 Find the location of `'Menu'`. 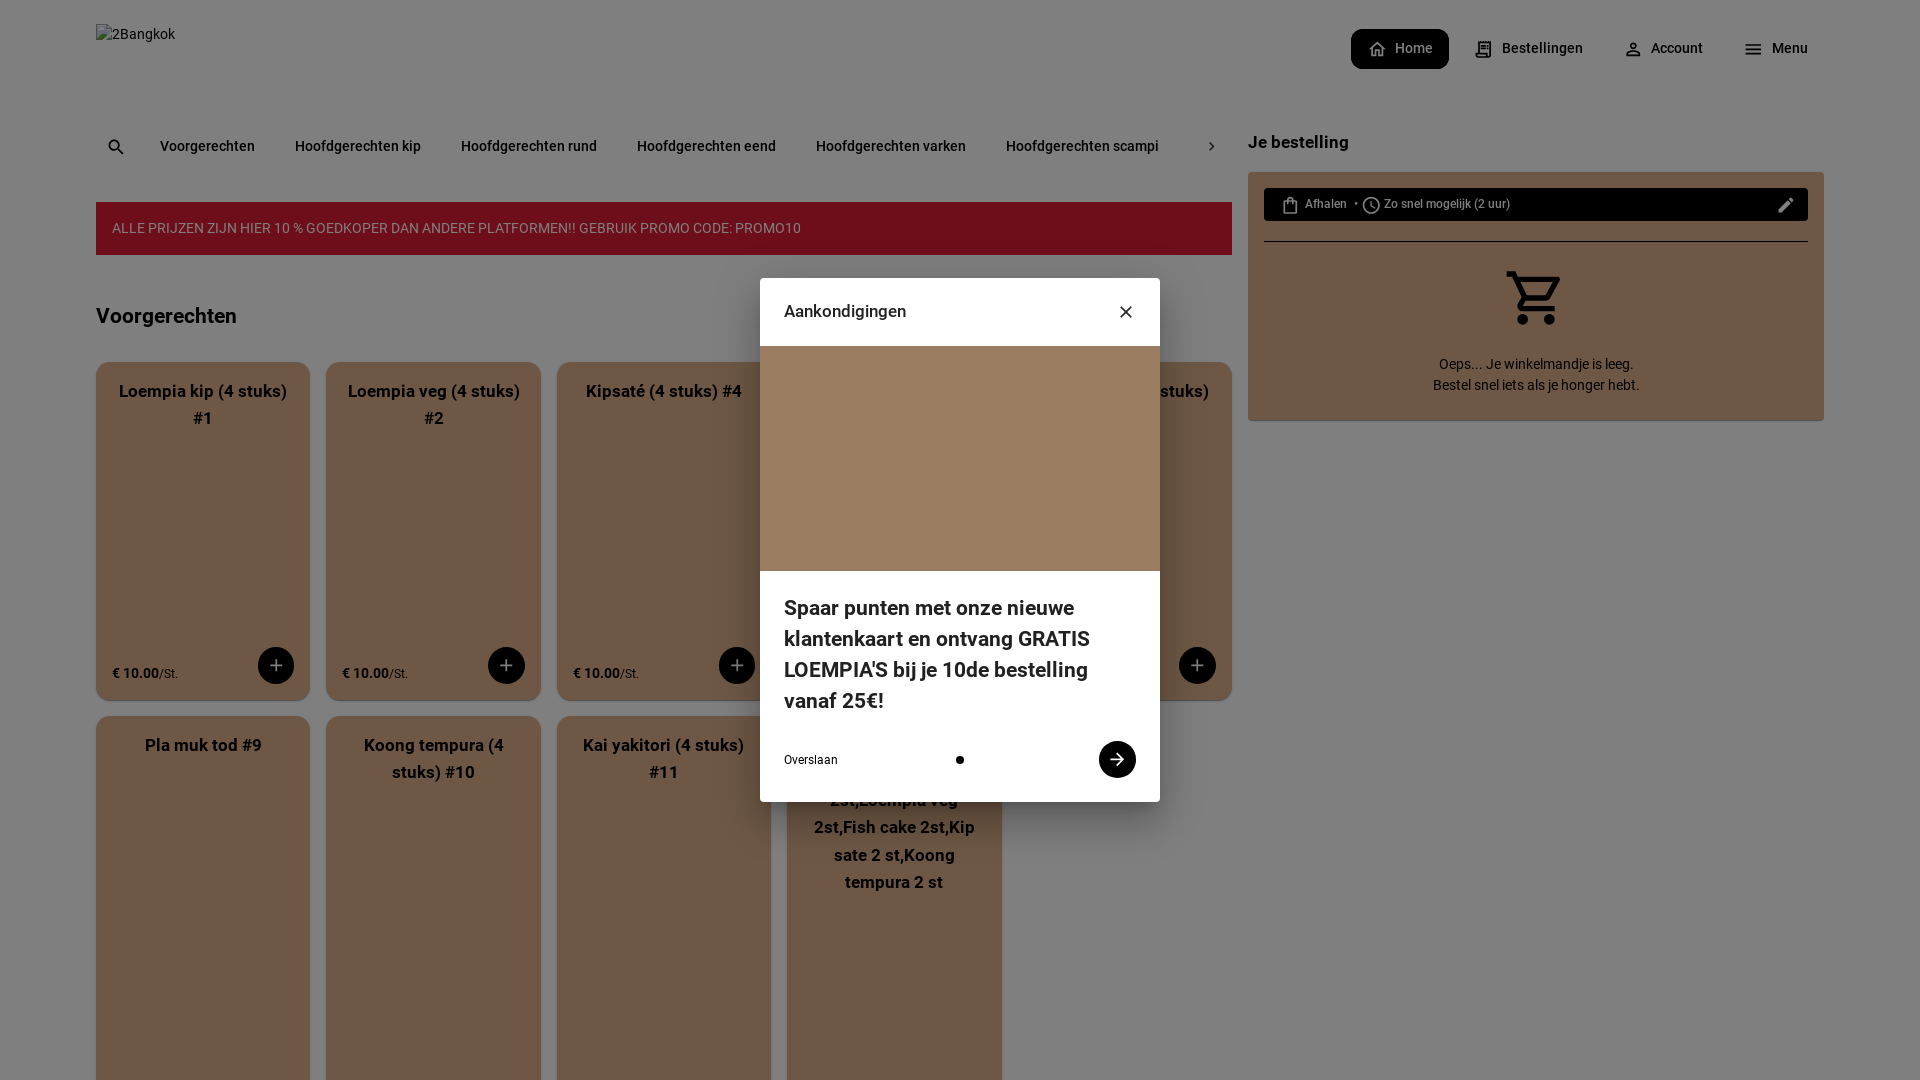

'Menu' is located at coordinates (1775, 50).